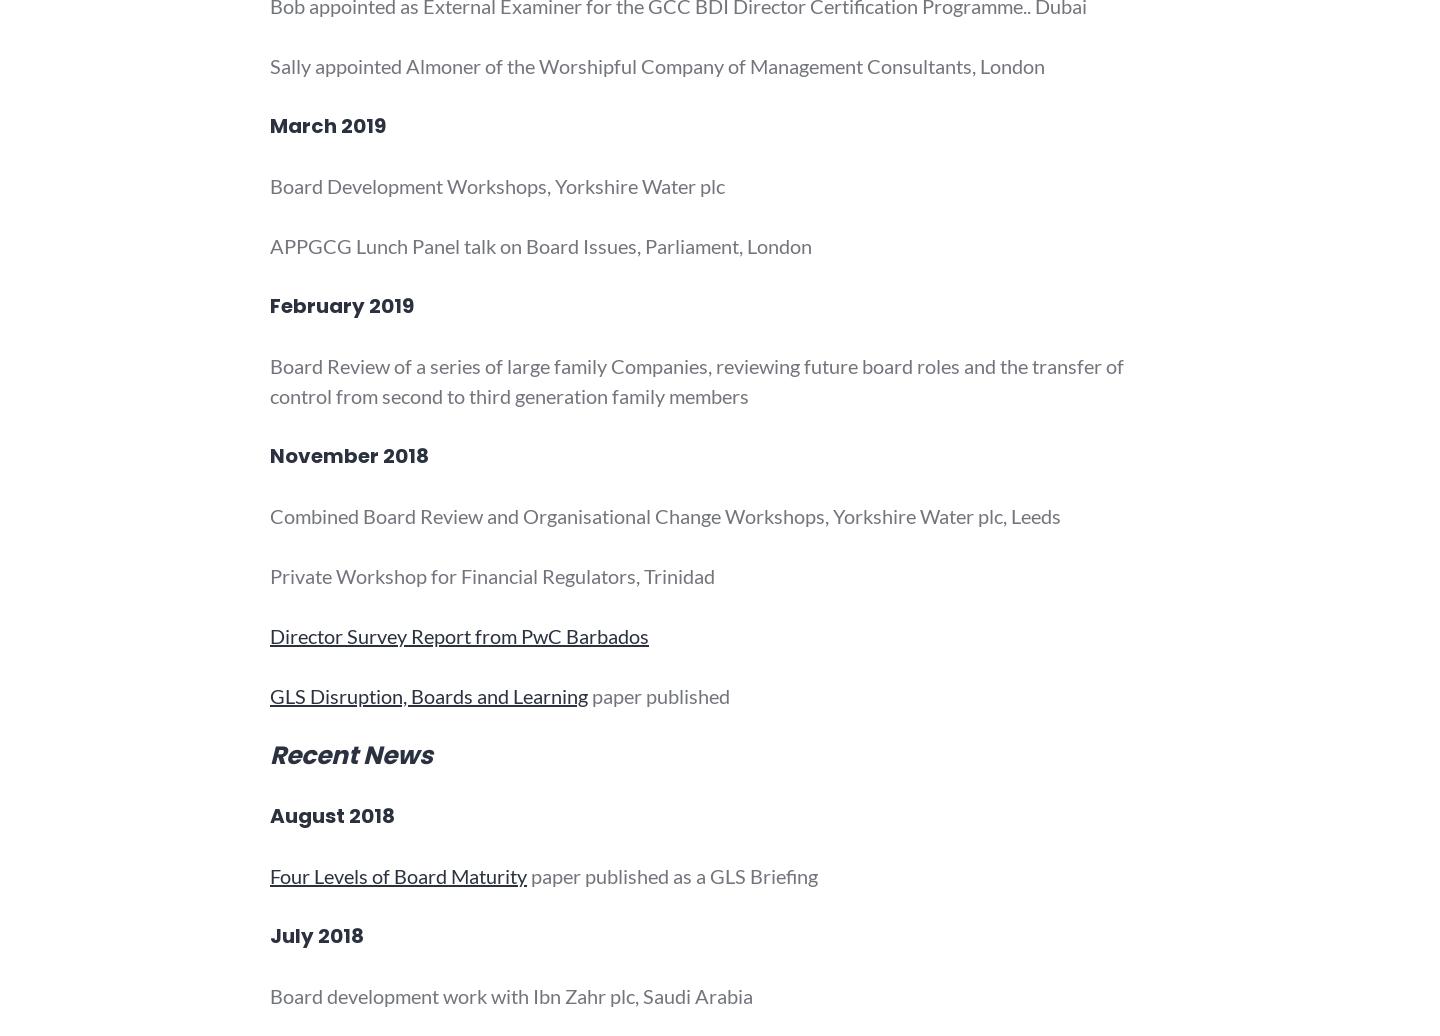  I want to click on 'Four Levels of Board Maturity', so click(397, 876).